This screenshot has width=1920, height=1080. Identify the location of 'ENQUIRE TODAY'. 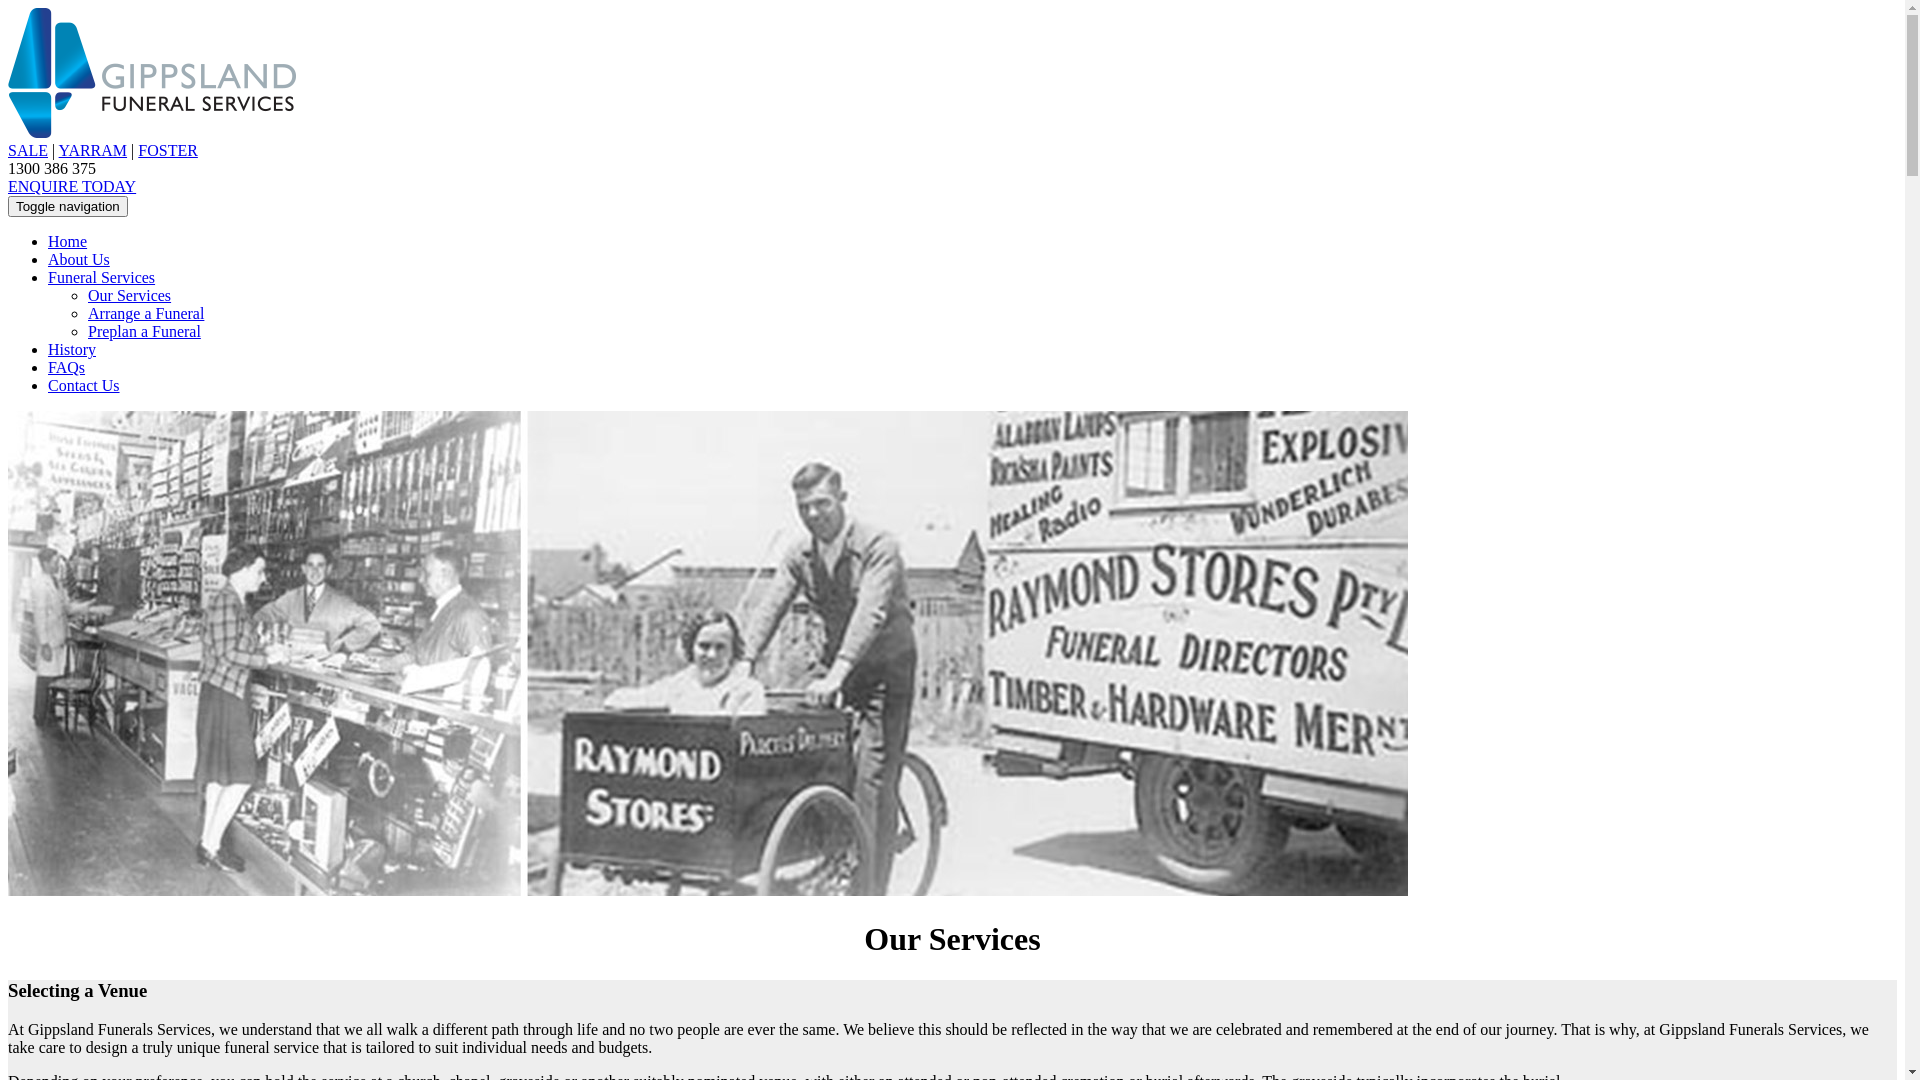
(72, 186).